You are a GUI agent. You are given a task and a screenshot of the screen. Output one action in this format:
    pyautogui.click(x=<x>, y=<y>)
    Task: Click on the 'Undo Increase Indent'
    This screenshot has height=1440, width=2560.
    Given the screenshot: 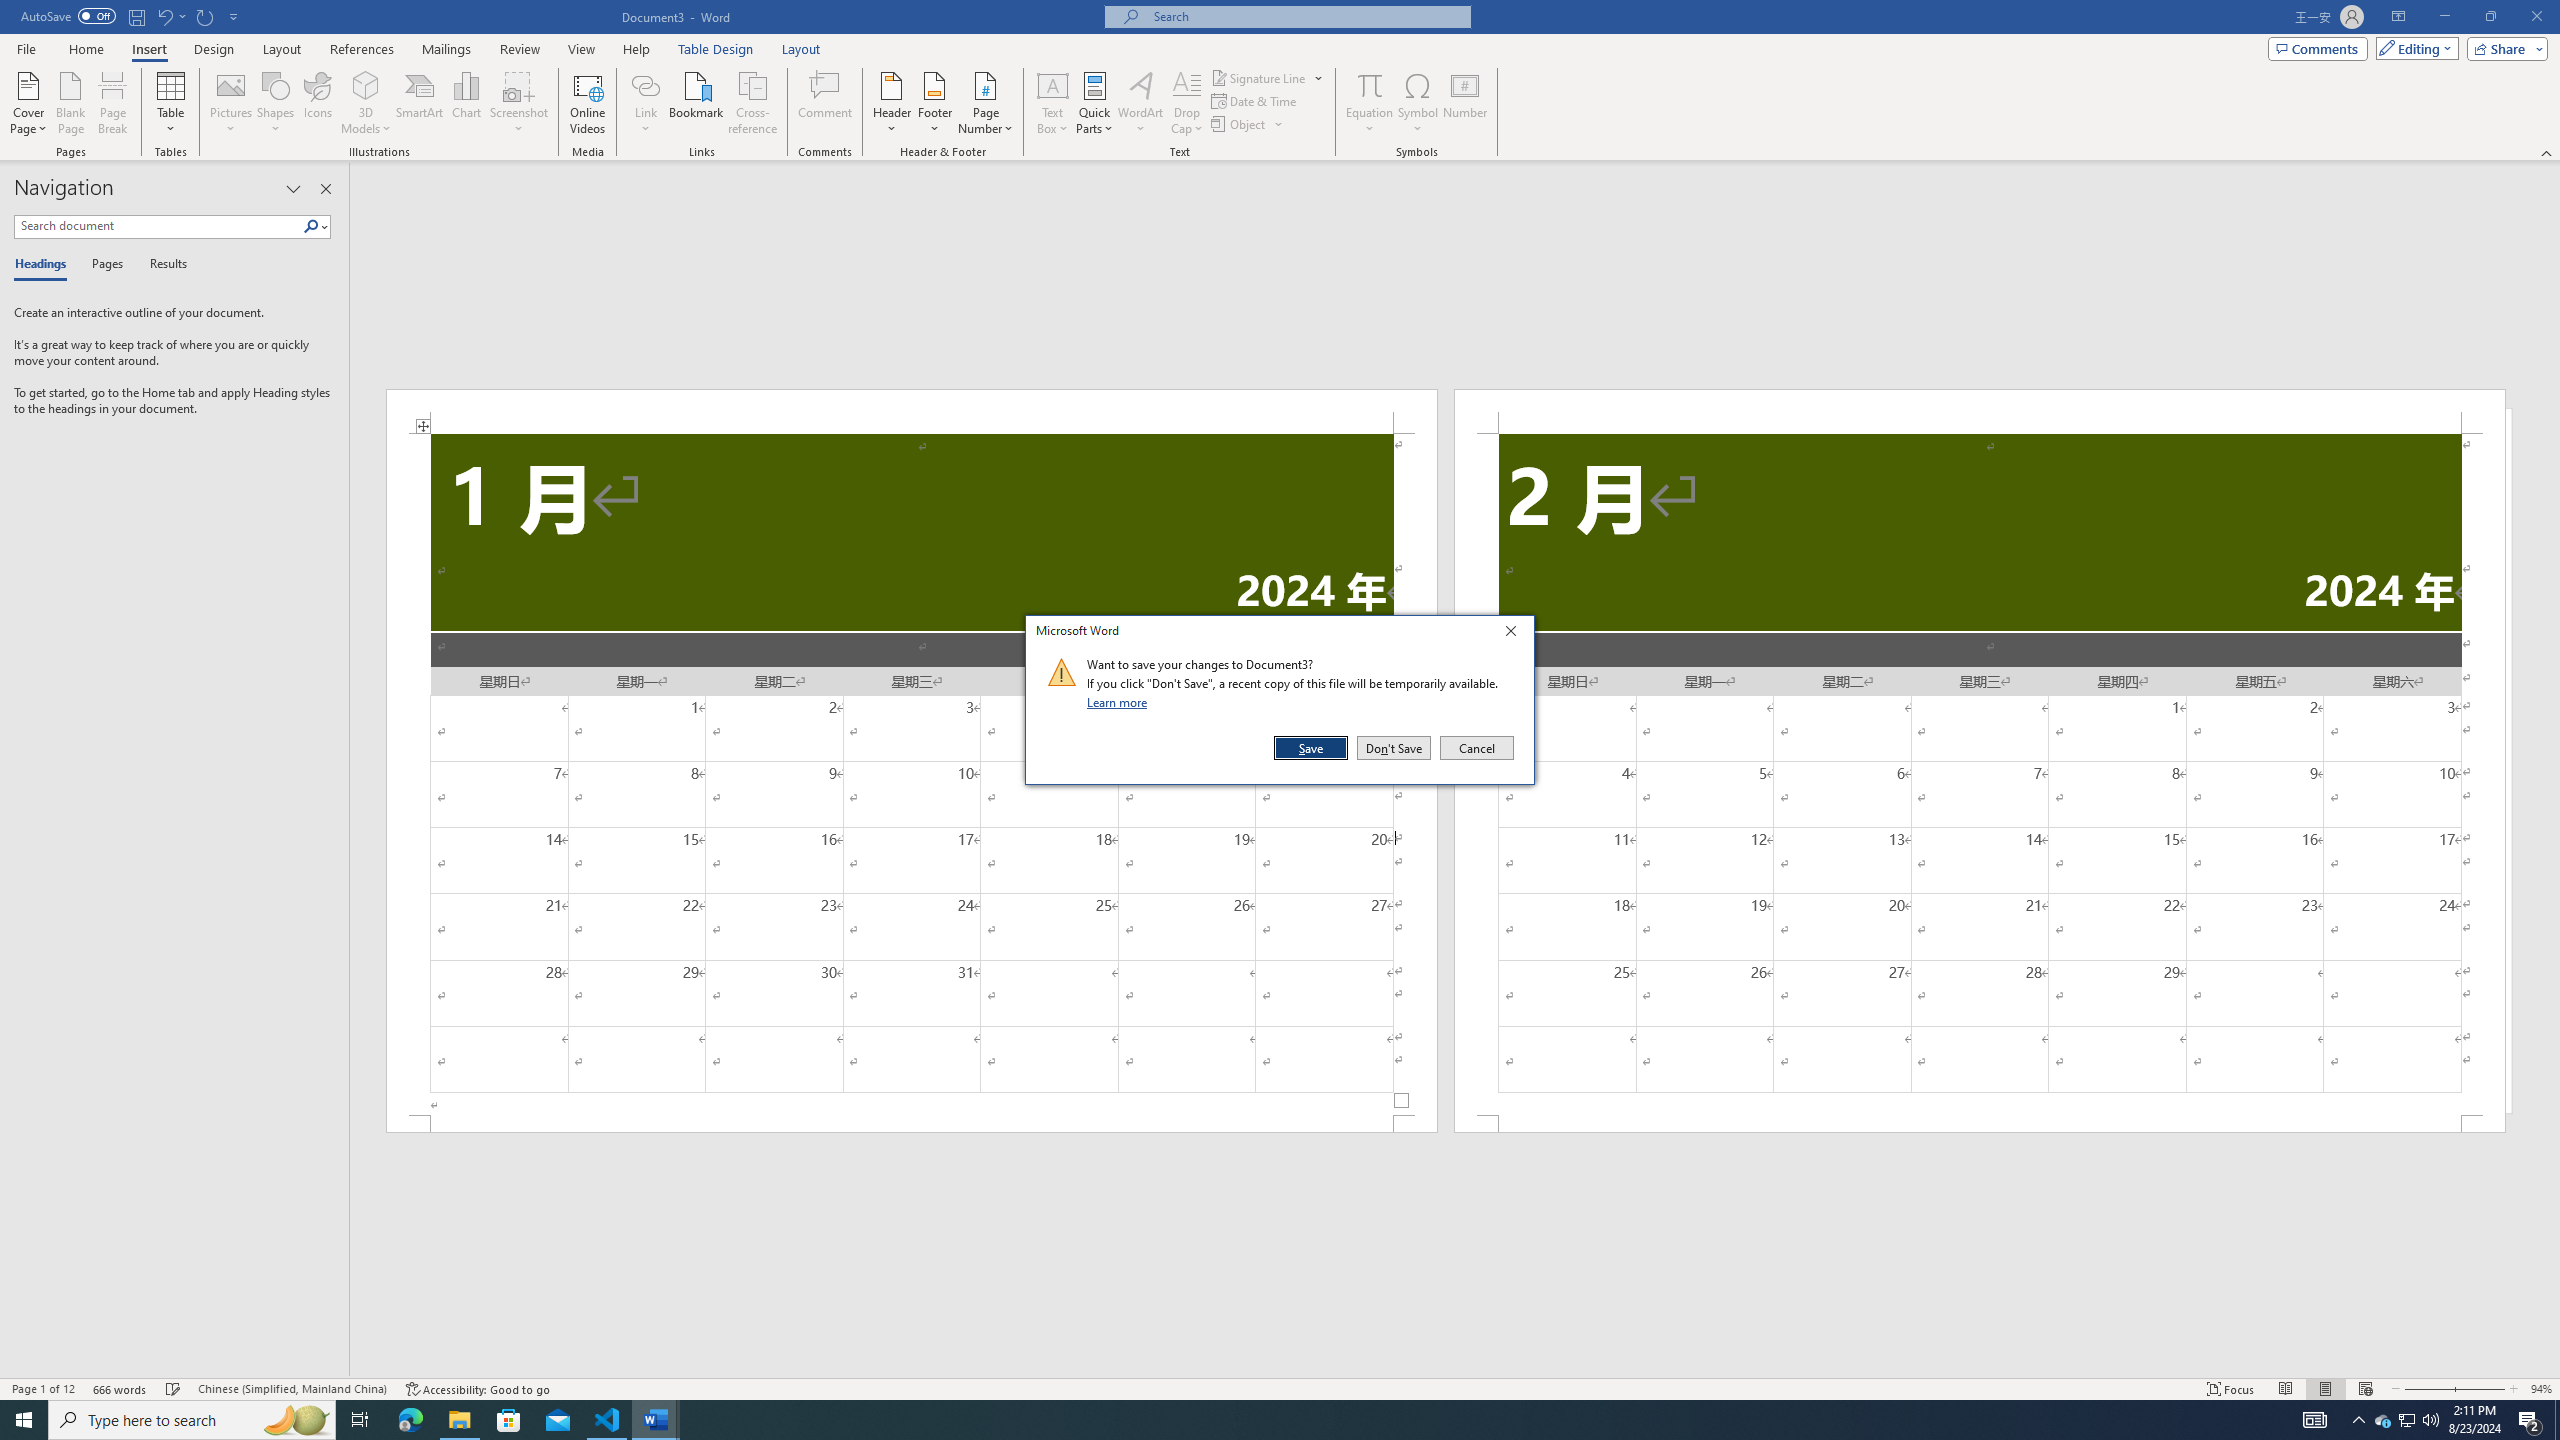 What is the action you would take?
    pyautogui.click(x=163, y=15)
    